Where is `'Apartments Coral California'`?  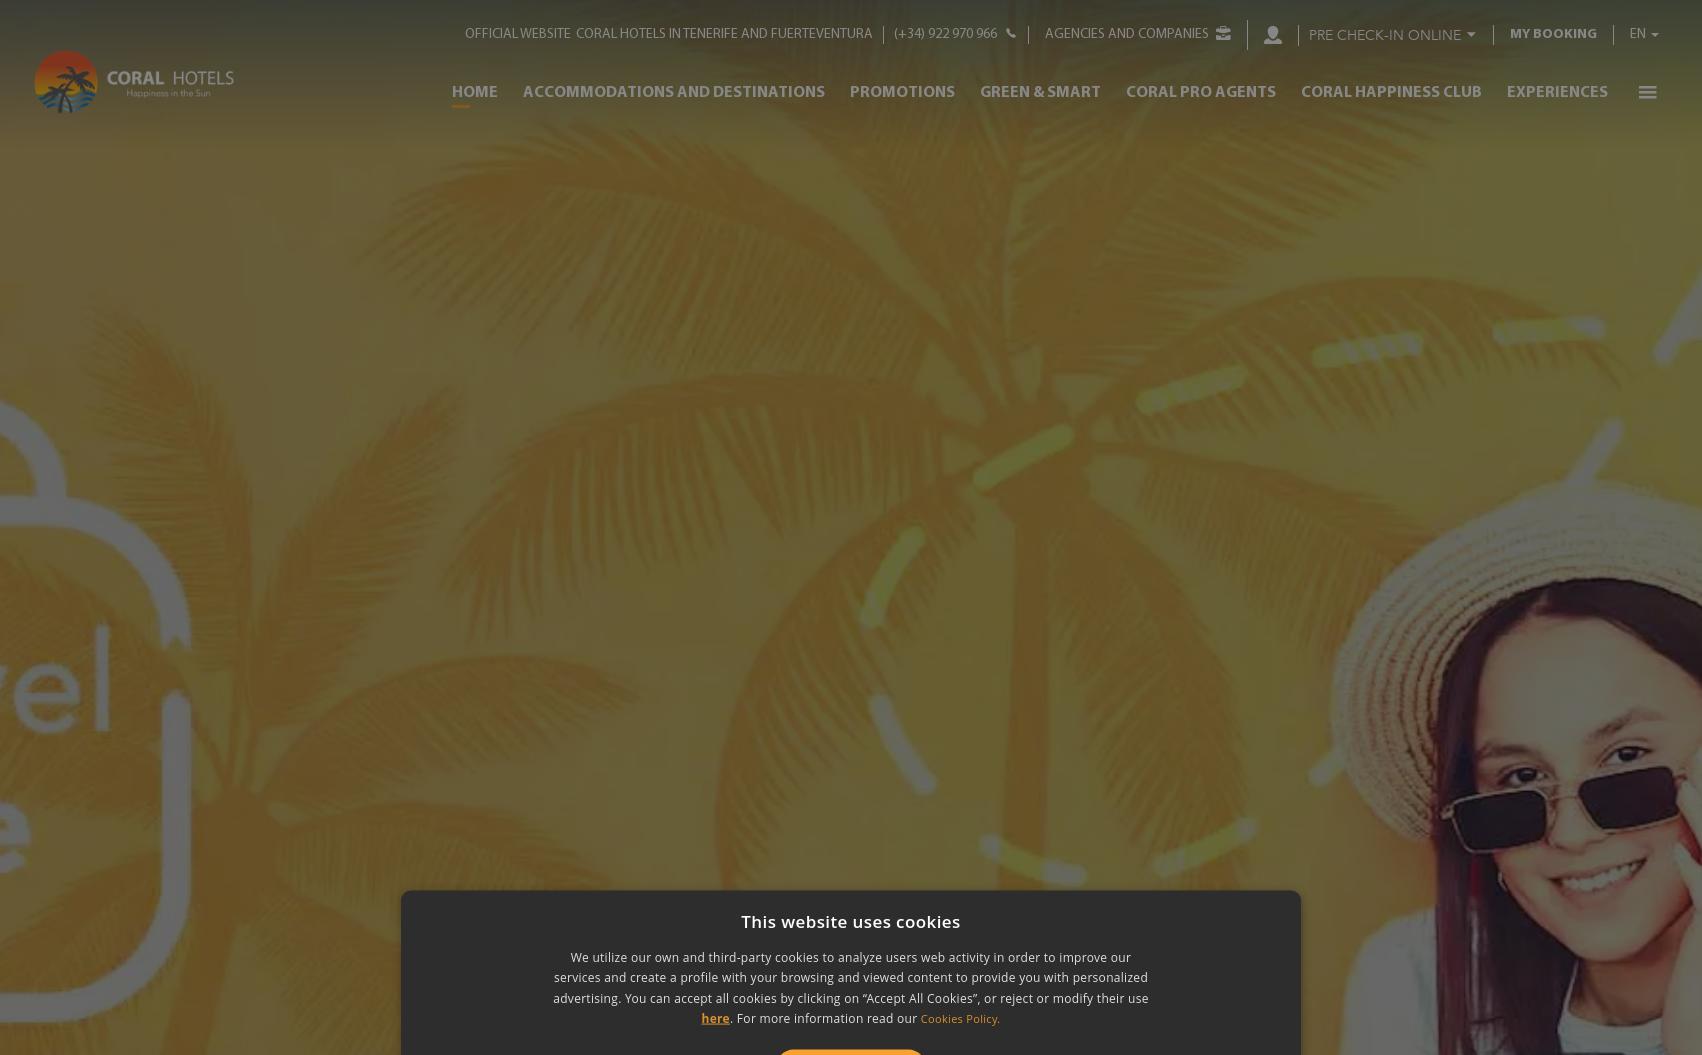 'Apartments Coral California' is located at coordinates (649, 565).